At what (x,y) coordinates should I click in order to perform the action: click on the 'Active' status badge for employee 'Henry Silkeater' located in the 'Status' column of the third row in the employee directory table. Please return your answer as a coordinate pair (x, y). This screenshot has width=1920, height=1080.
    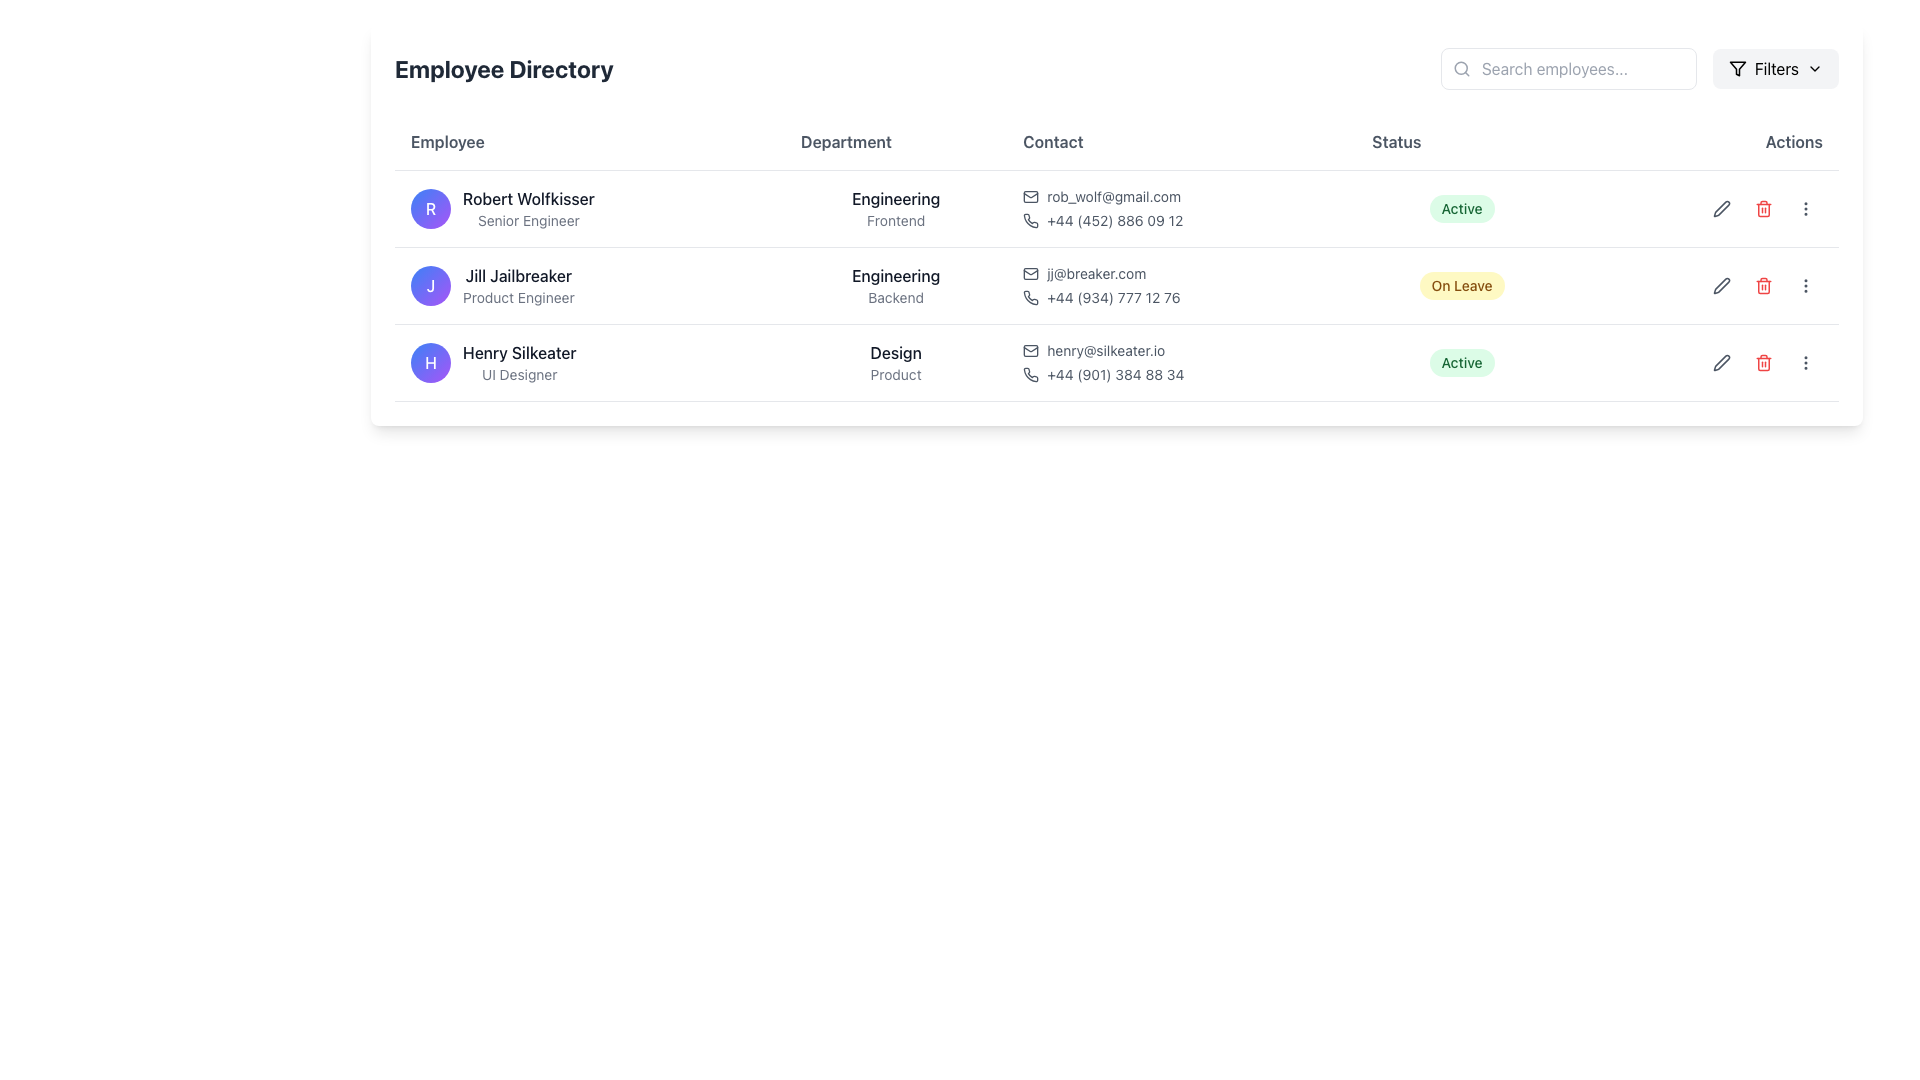
    Looking at the image, I should click on (1462, 362).